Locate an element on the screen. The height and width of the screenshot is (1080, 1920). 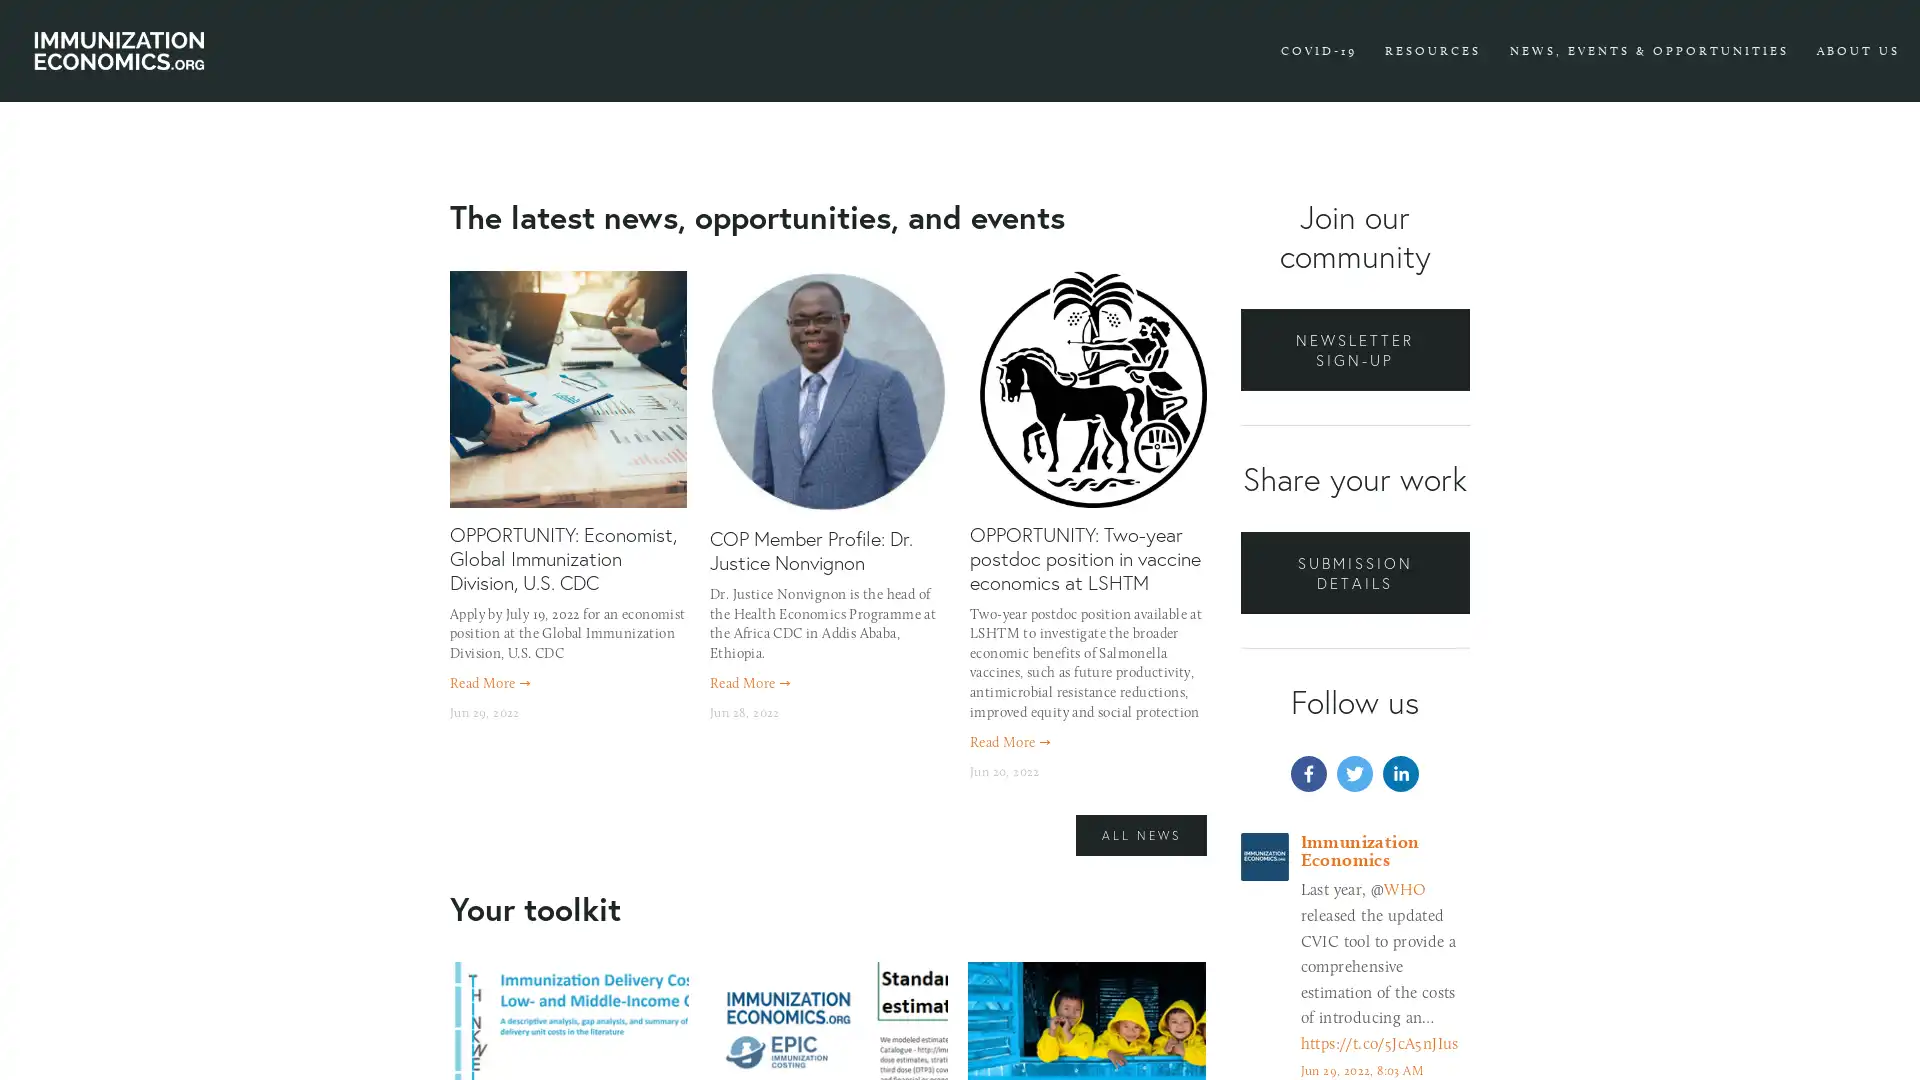
Subscribe is located at coordinates (1147, 659).